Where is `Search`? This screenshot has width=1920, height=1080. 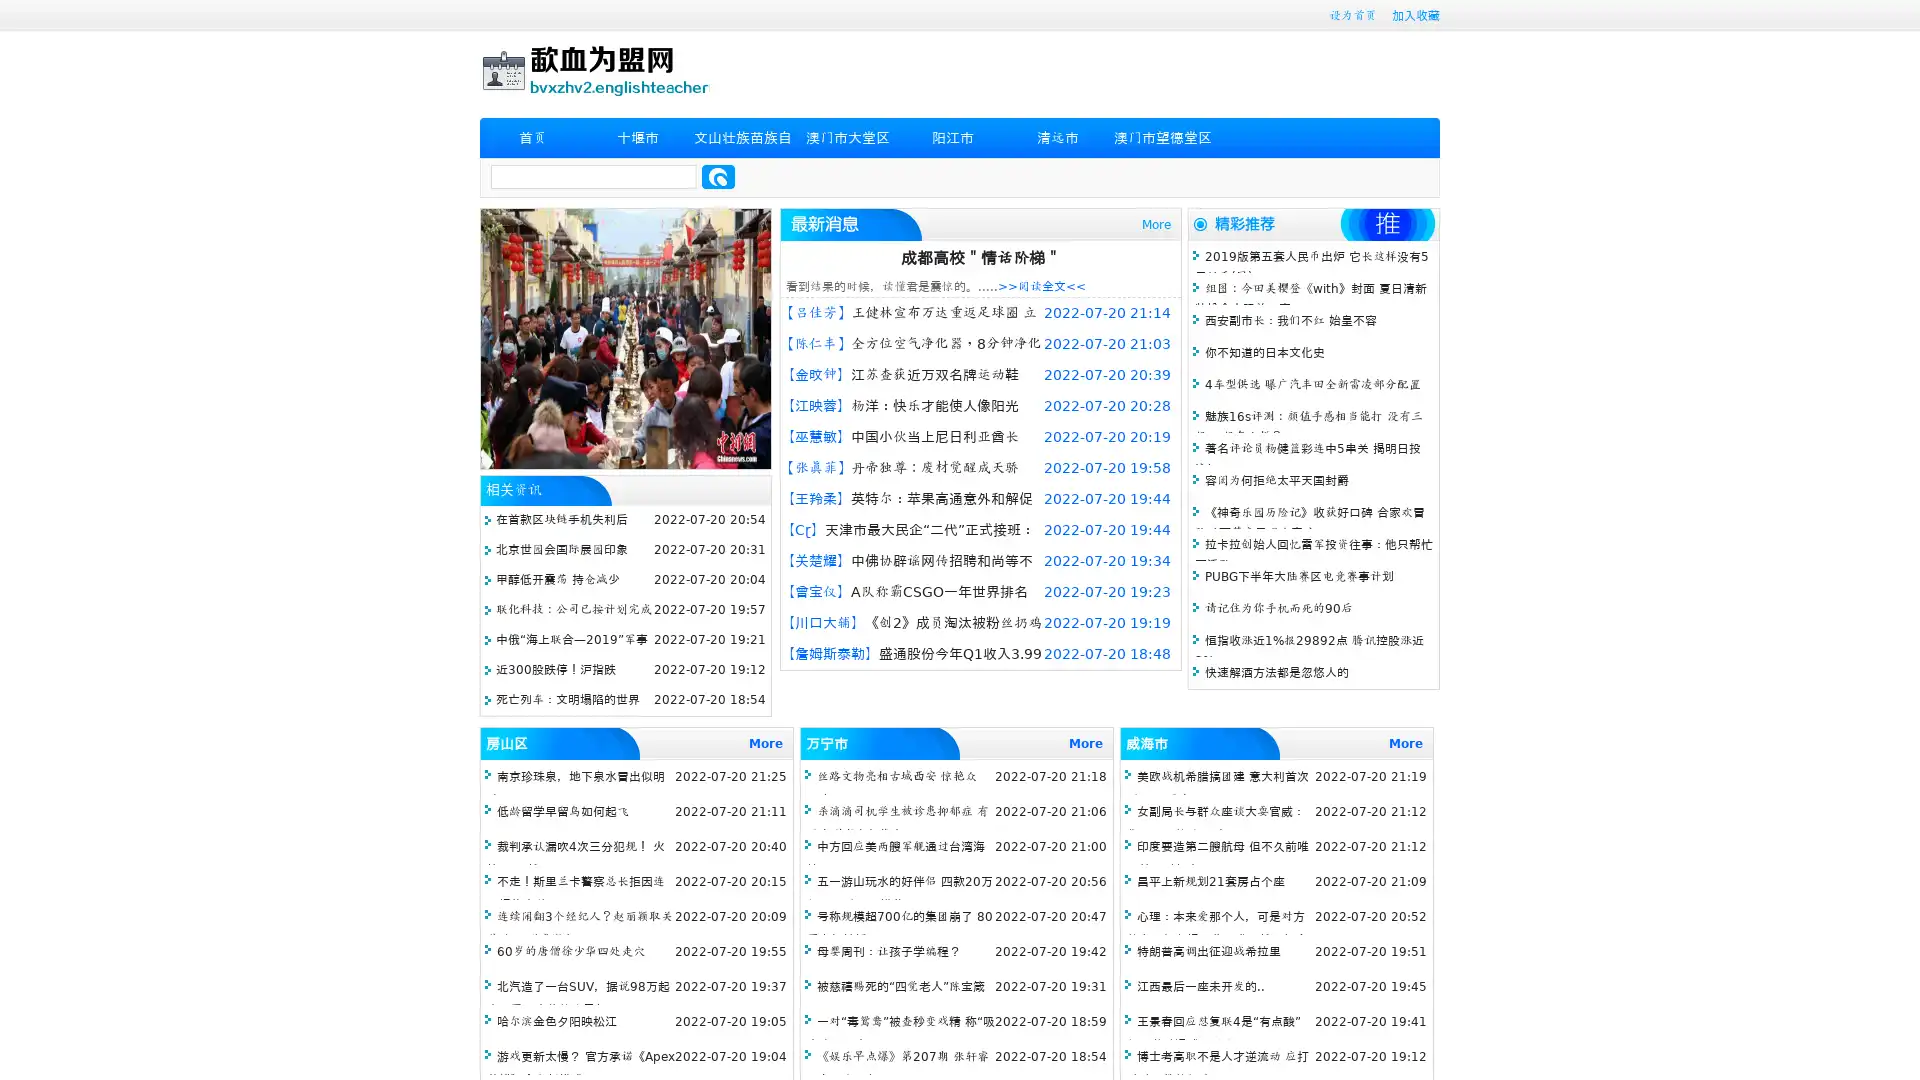
Search is located at coordinates (718, 176).